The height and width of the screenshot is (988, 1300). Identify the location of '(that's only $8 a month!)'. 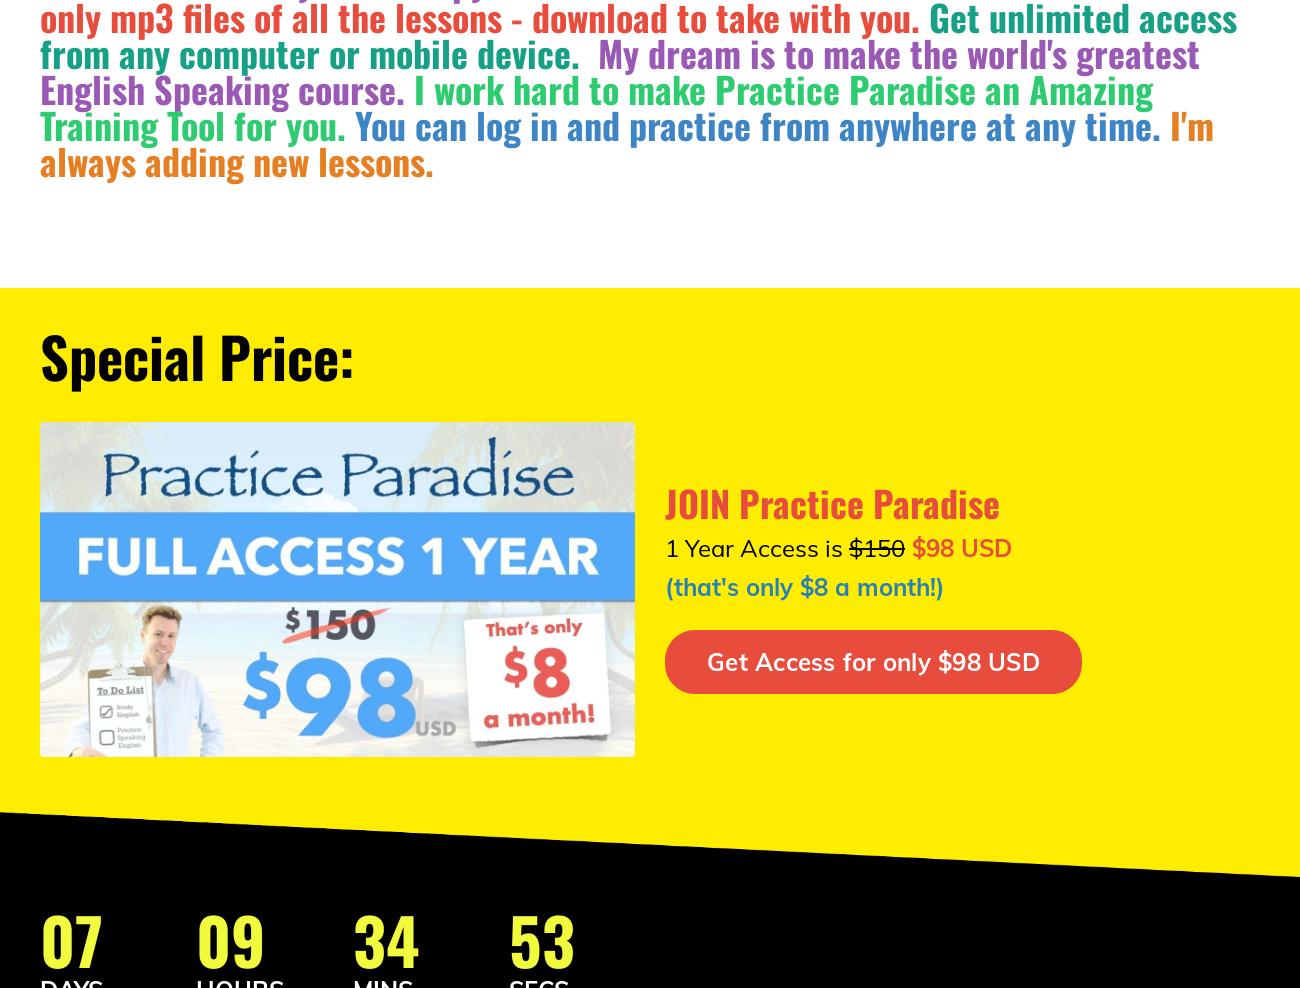
(803, 585).